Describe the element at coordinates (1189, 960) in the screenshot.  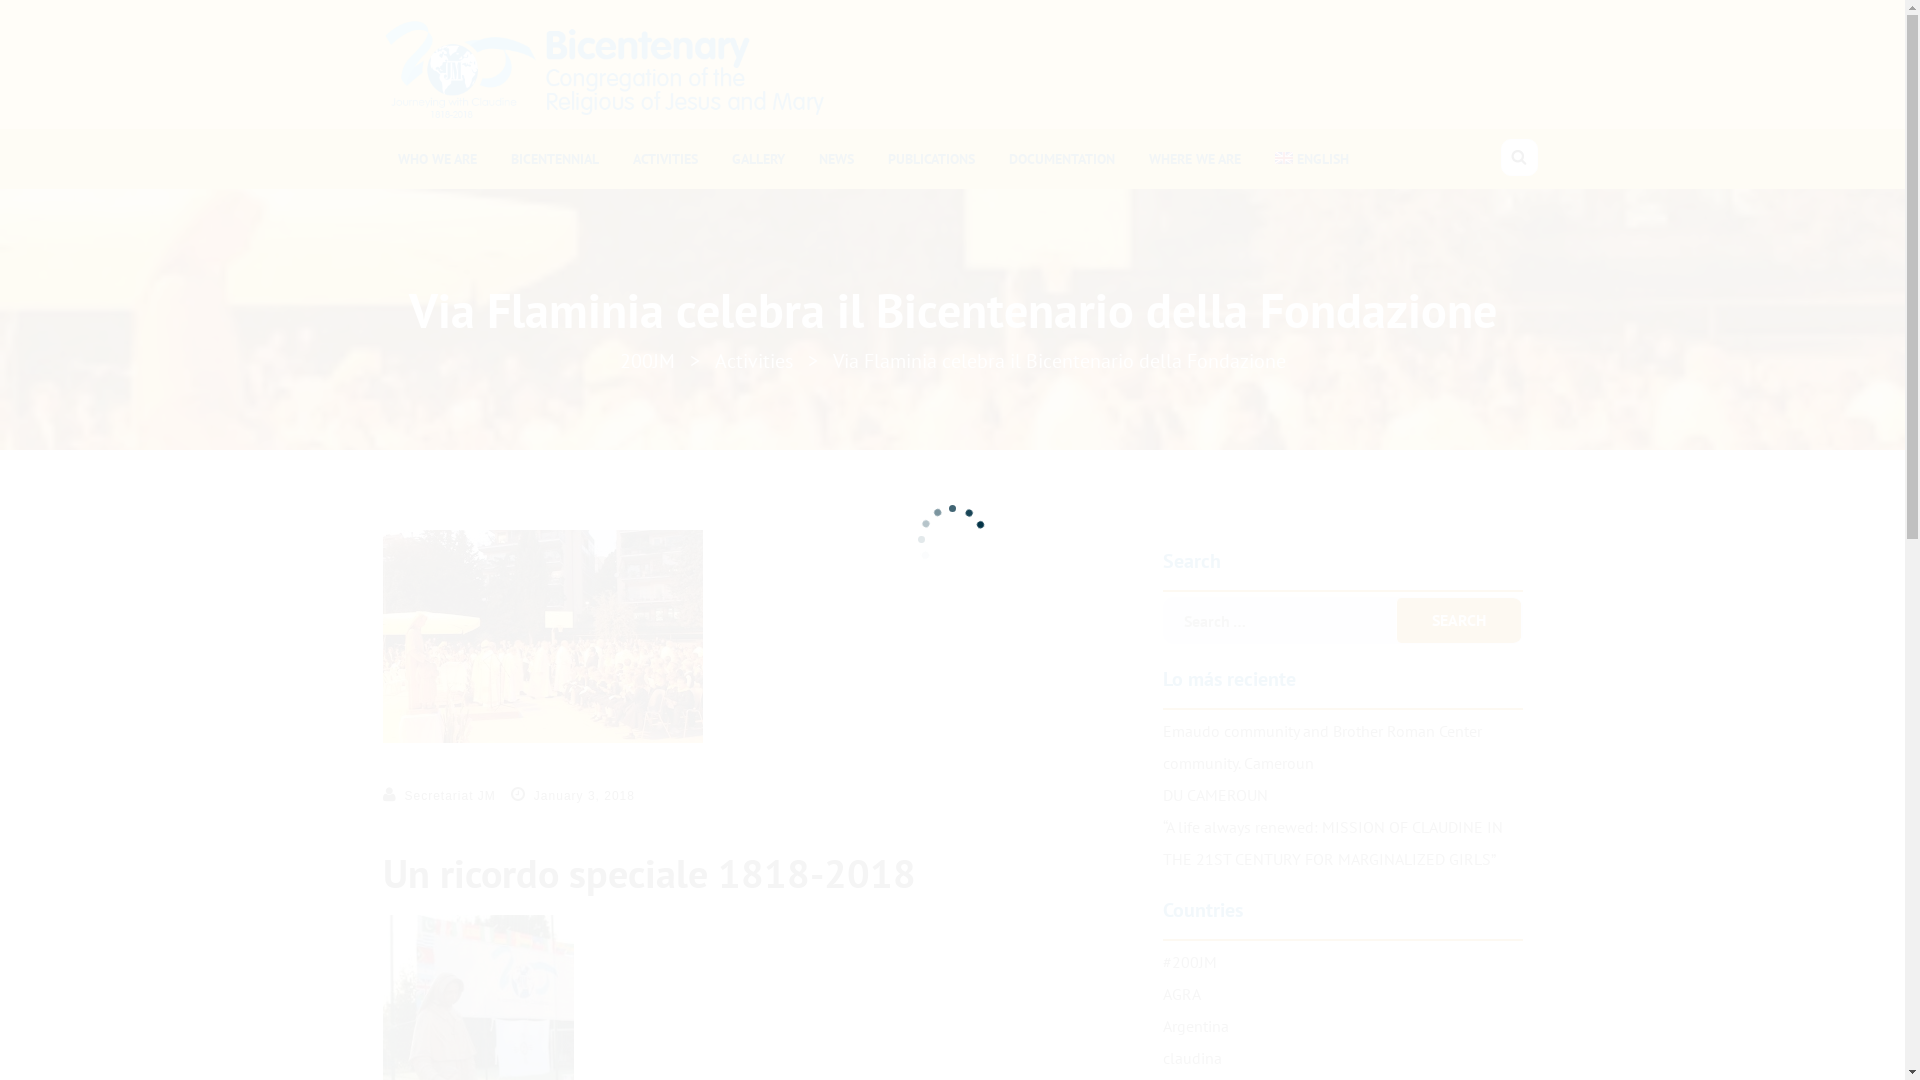
I see `'#200JM'` at that location.